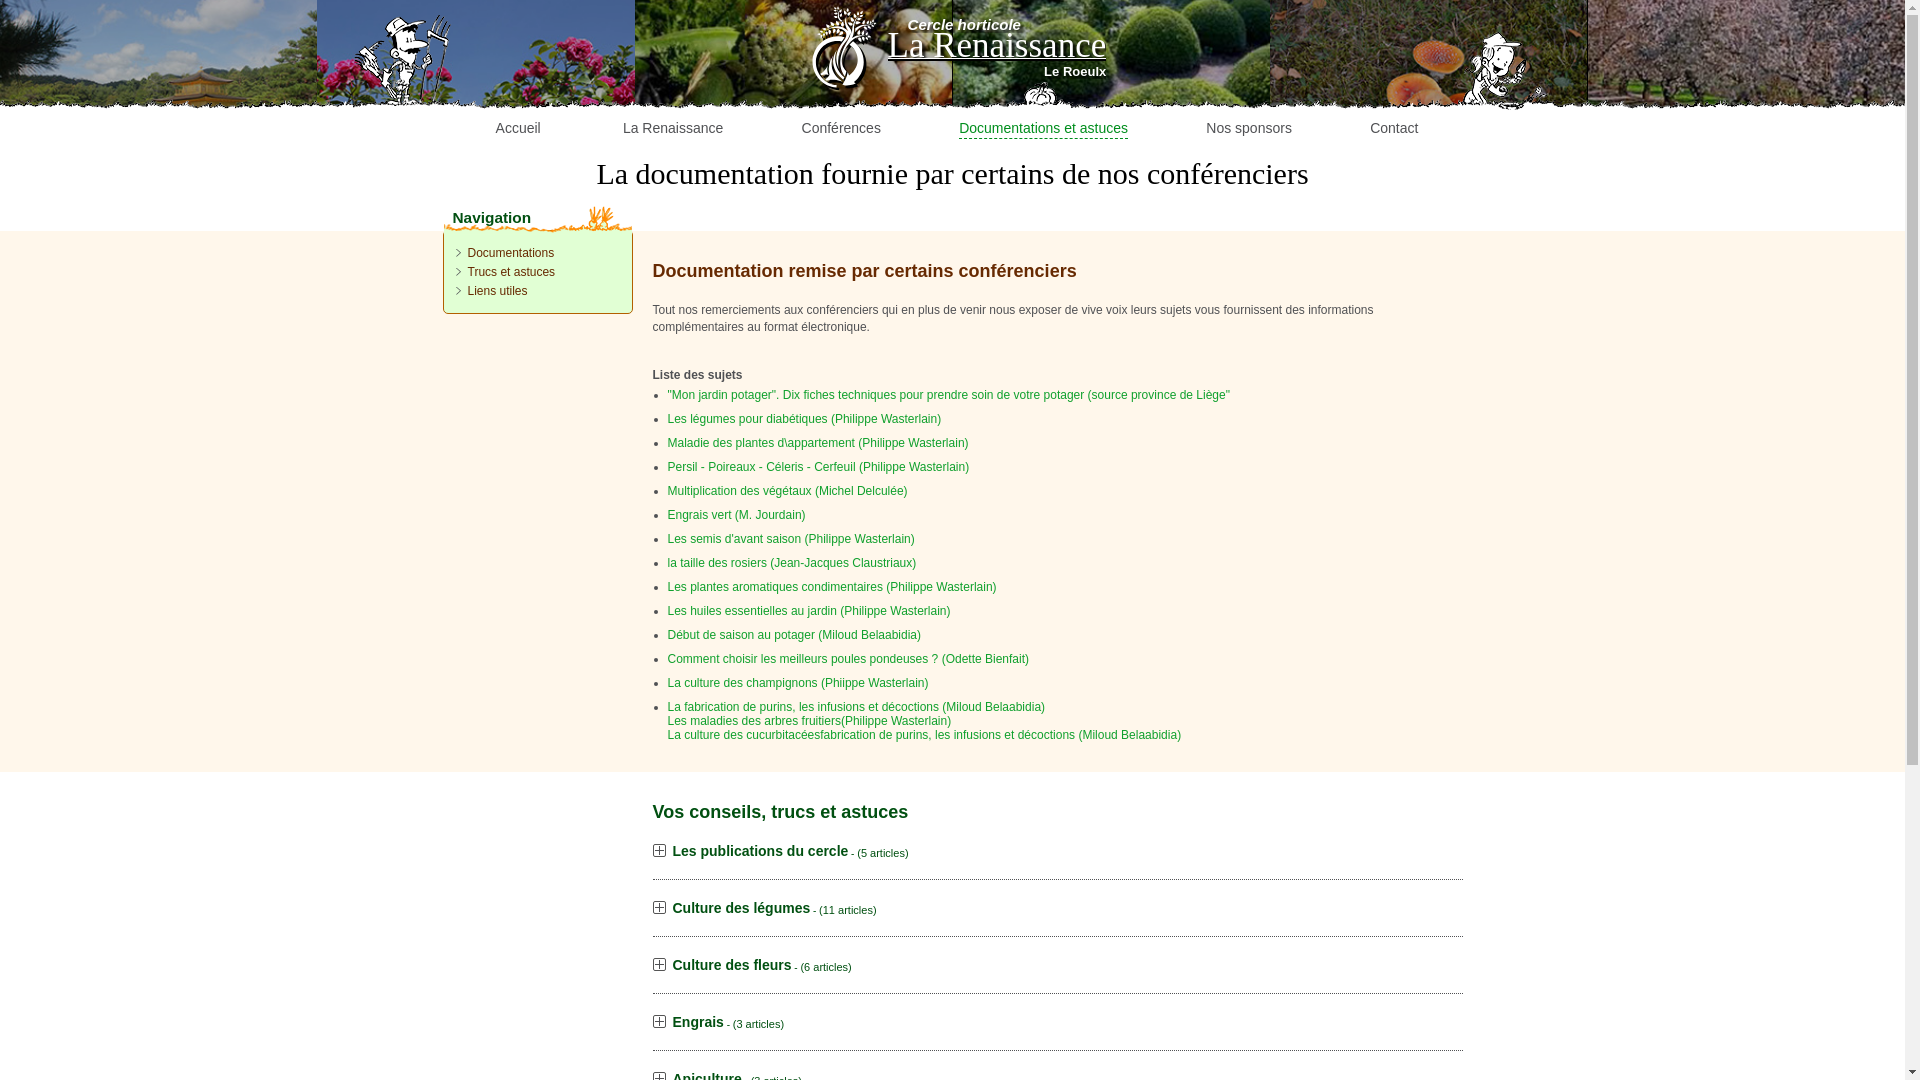 The image size is (1920, 1080). What do you see at coordinates (816, 609) in the screenshot?
I see `'Les huiles essentielles au jardin (Philippe Wasterlain)'` at bounding box center [816, 609].